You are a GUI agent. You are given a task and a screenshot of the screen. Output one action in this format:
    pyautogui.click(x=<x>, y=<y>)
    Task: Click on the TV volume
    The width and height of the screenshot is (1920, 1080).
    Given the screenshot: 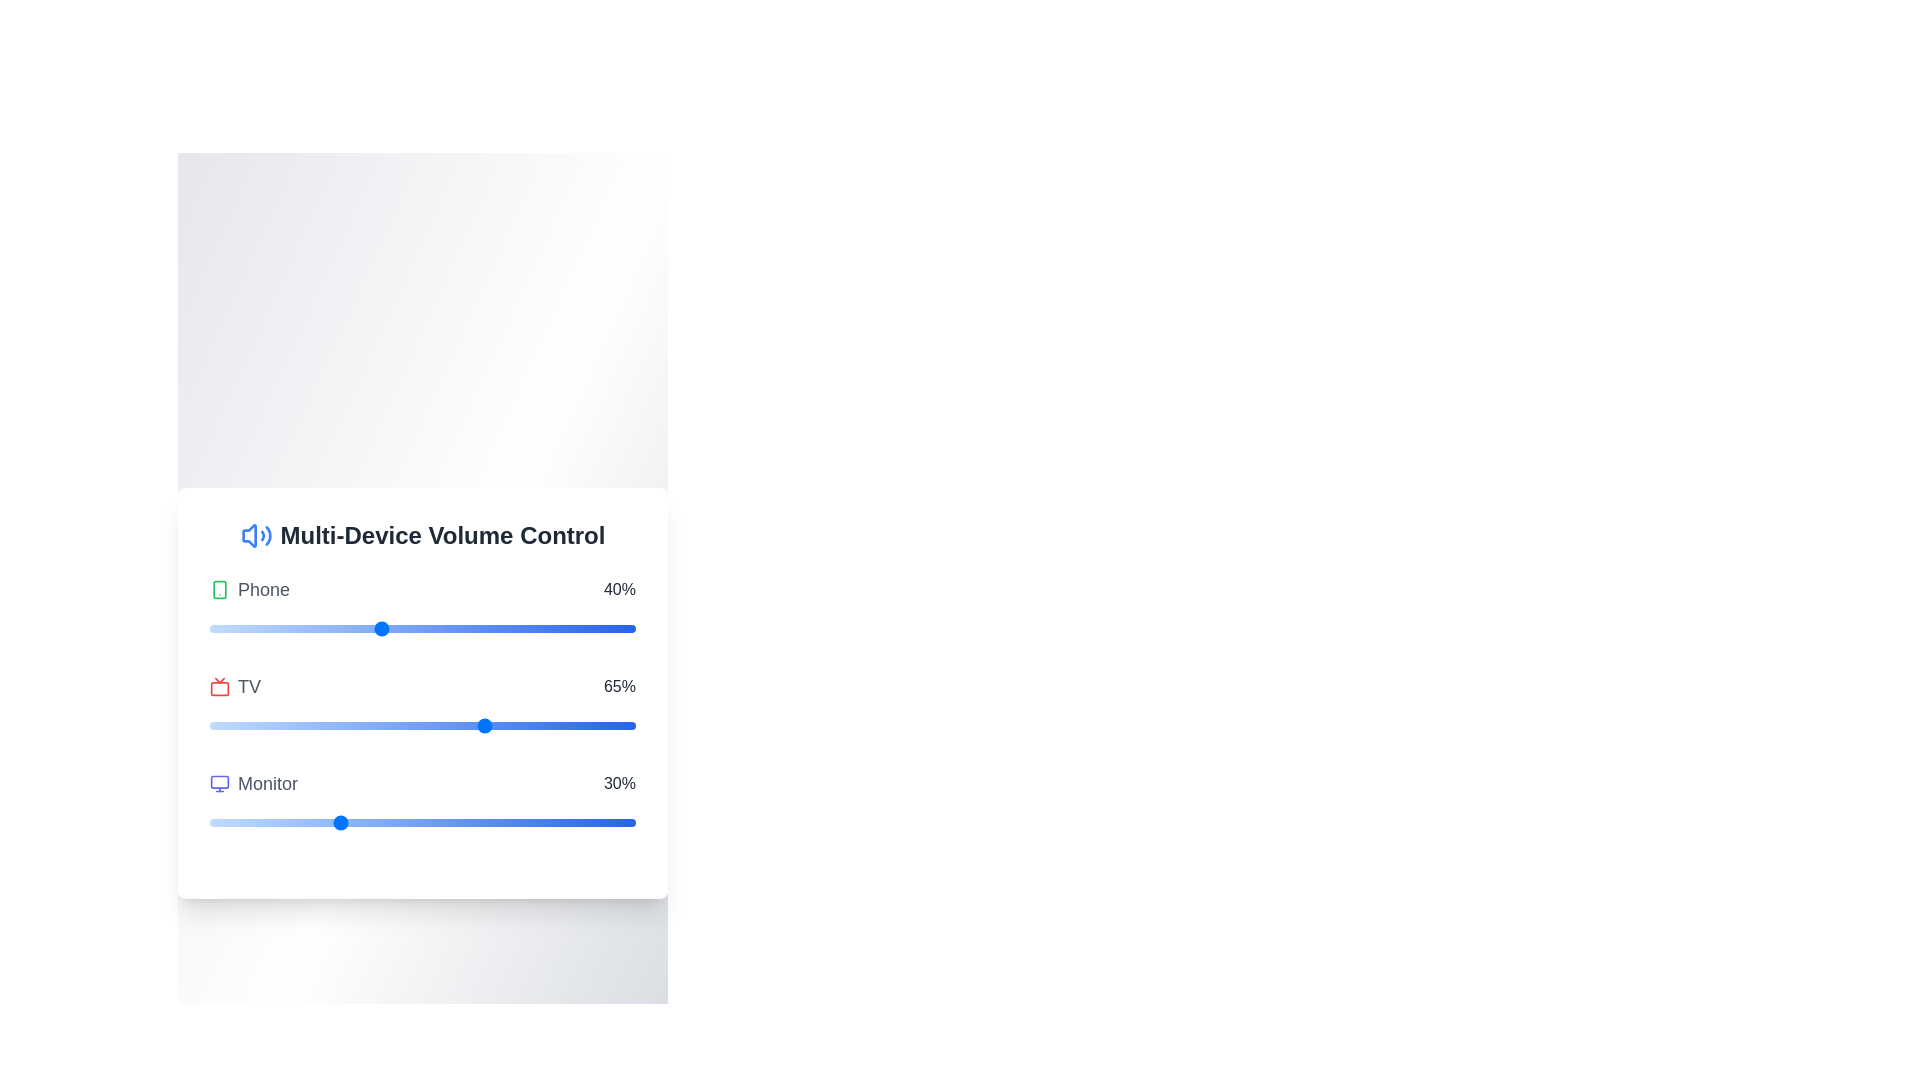 What is the action you would take?
    pyautogui.click(x=566, y=725)
    